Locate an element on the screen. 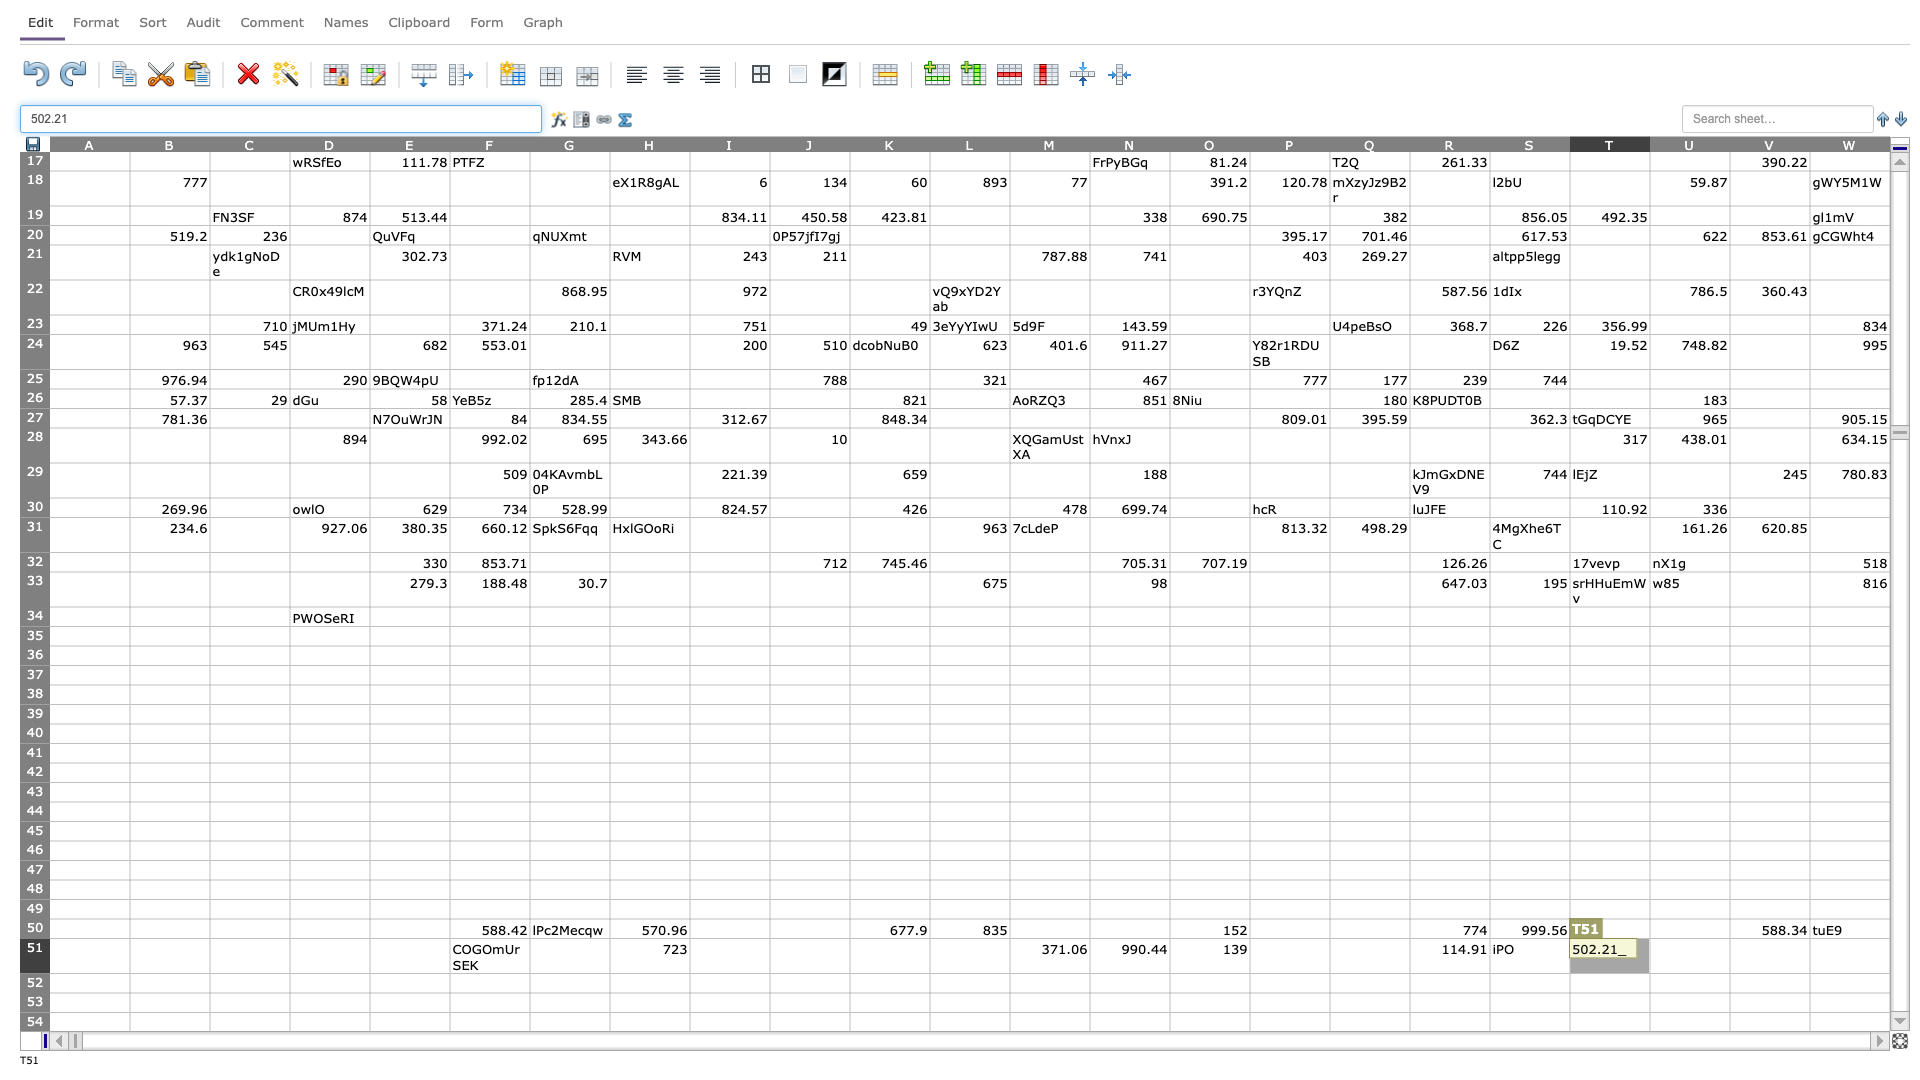 The width and height of the screenshot is (1920, 1080). Place cursor on top left corner of W51 is located at coordinates (1809, 938).